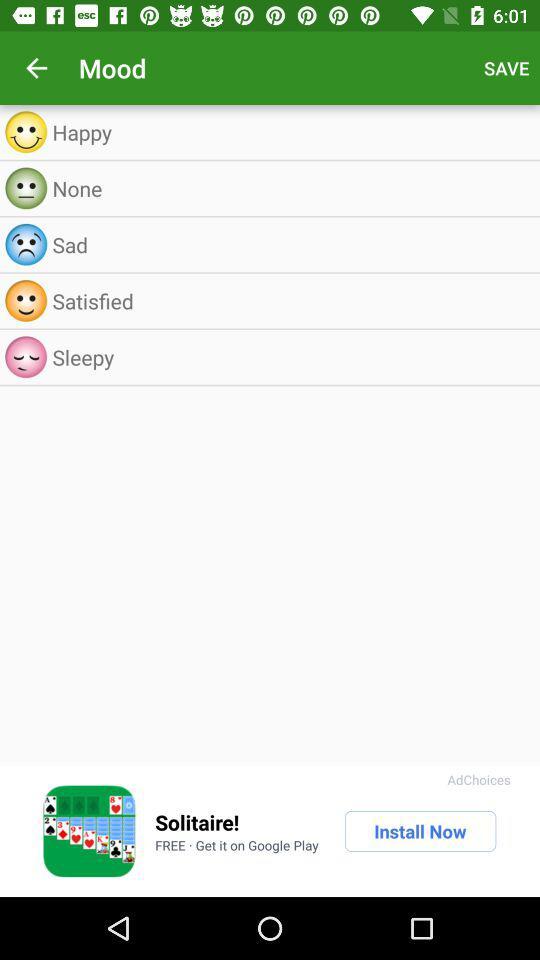 This screenshot has width=540, height=960. I want to click on save icon, so click(505, 68).